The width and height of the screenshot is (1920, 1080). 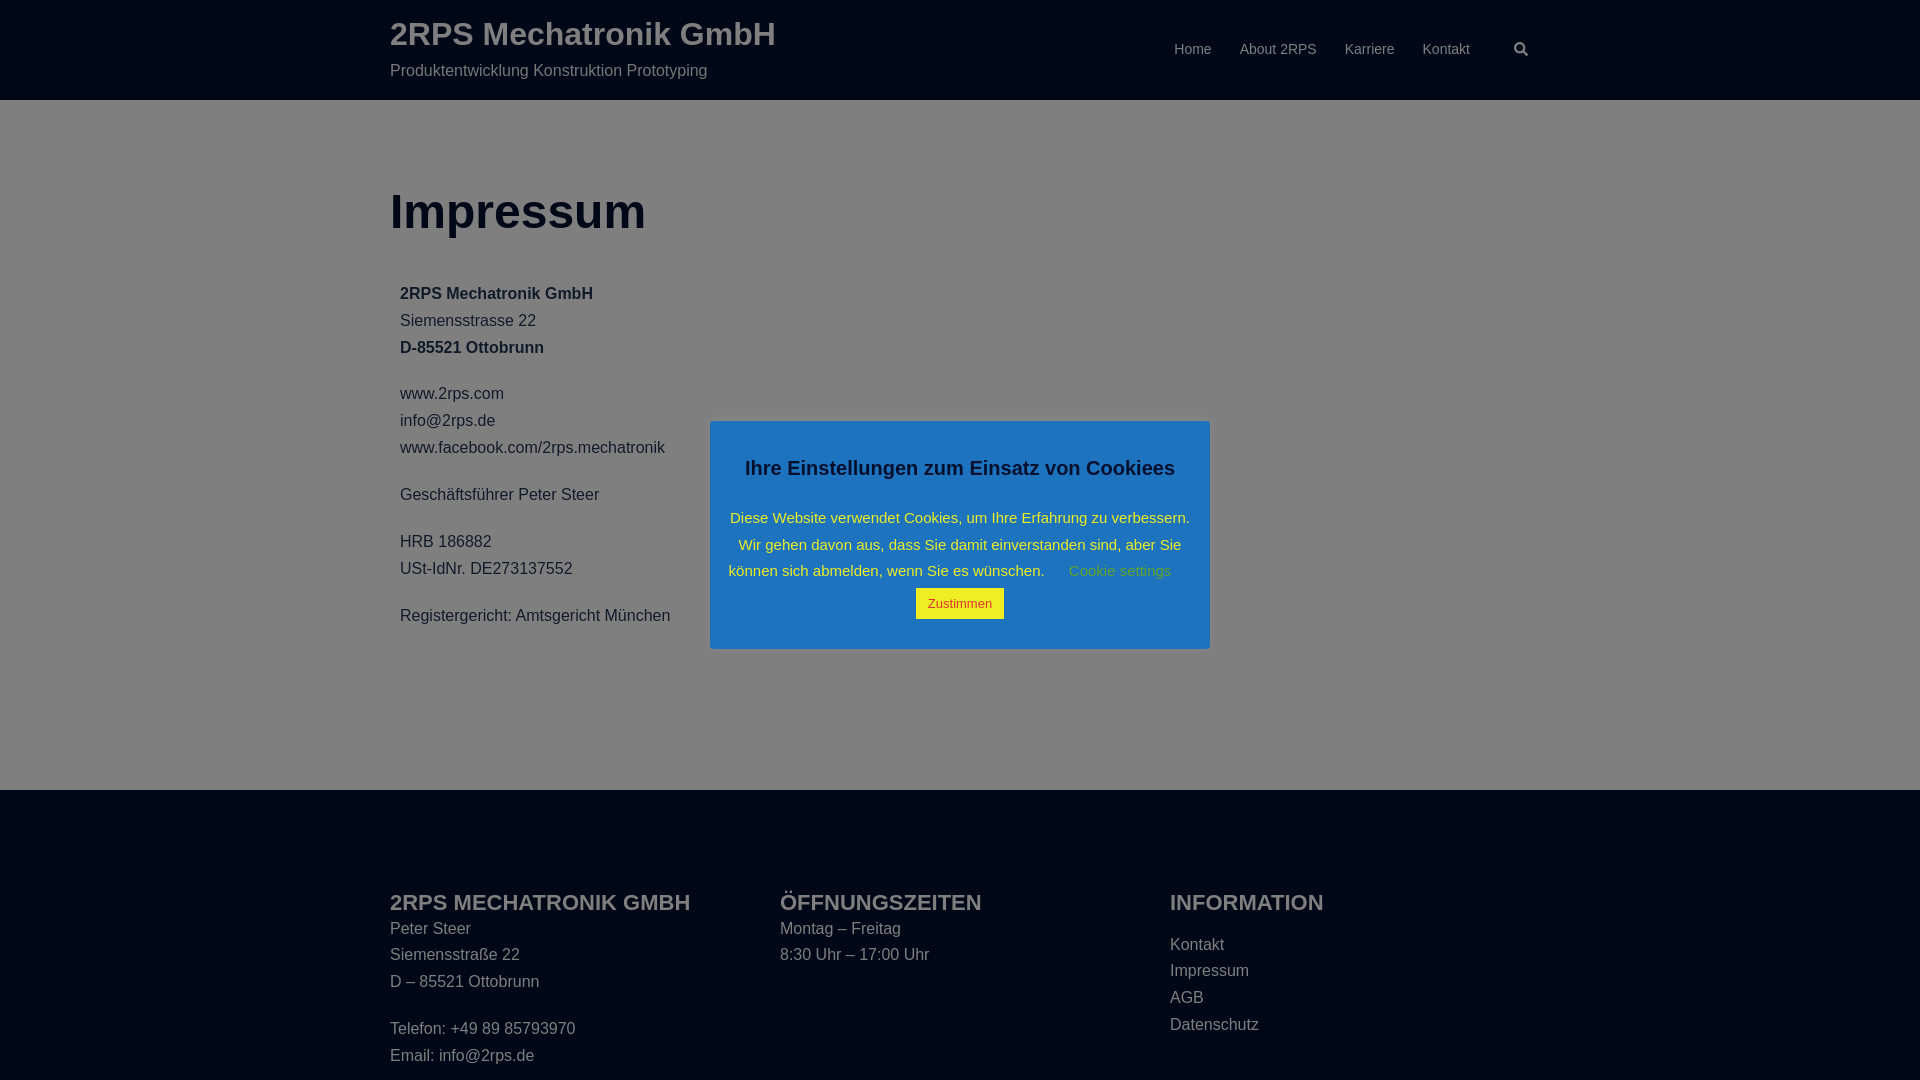 I want to click on '2RPS Mechatronik GmbH', so click(x=581, y=34).